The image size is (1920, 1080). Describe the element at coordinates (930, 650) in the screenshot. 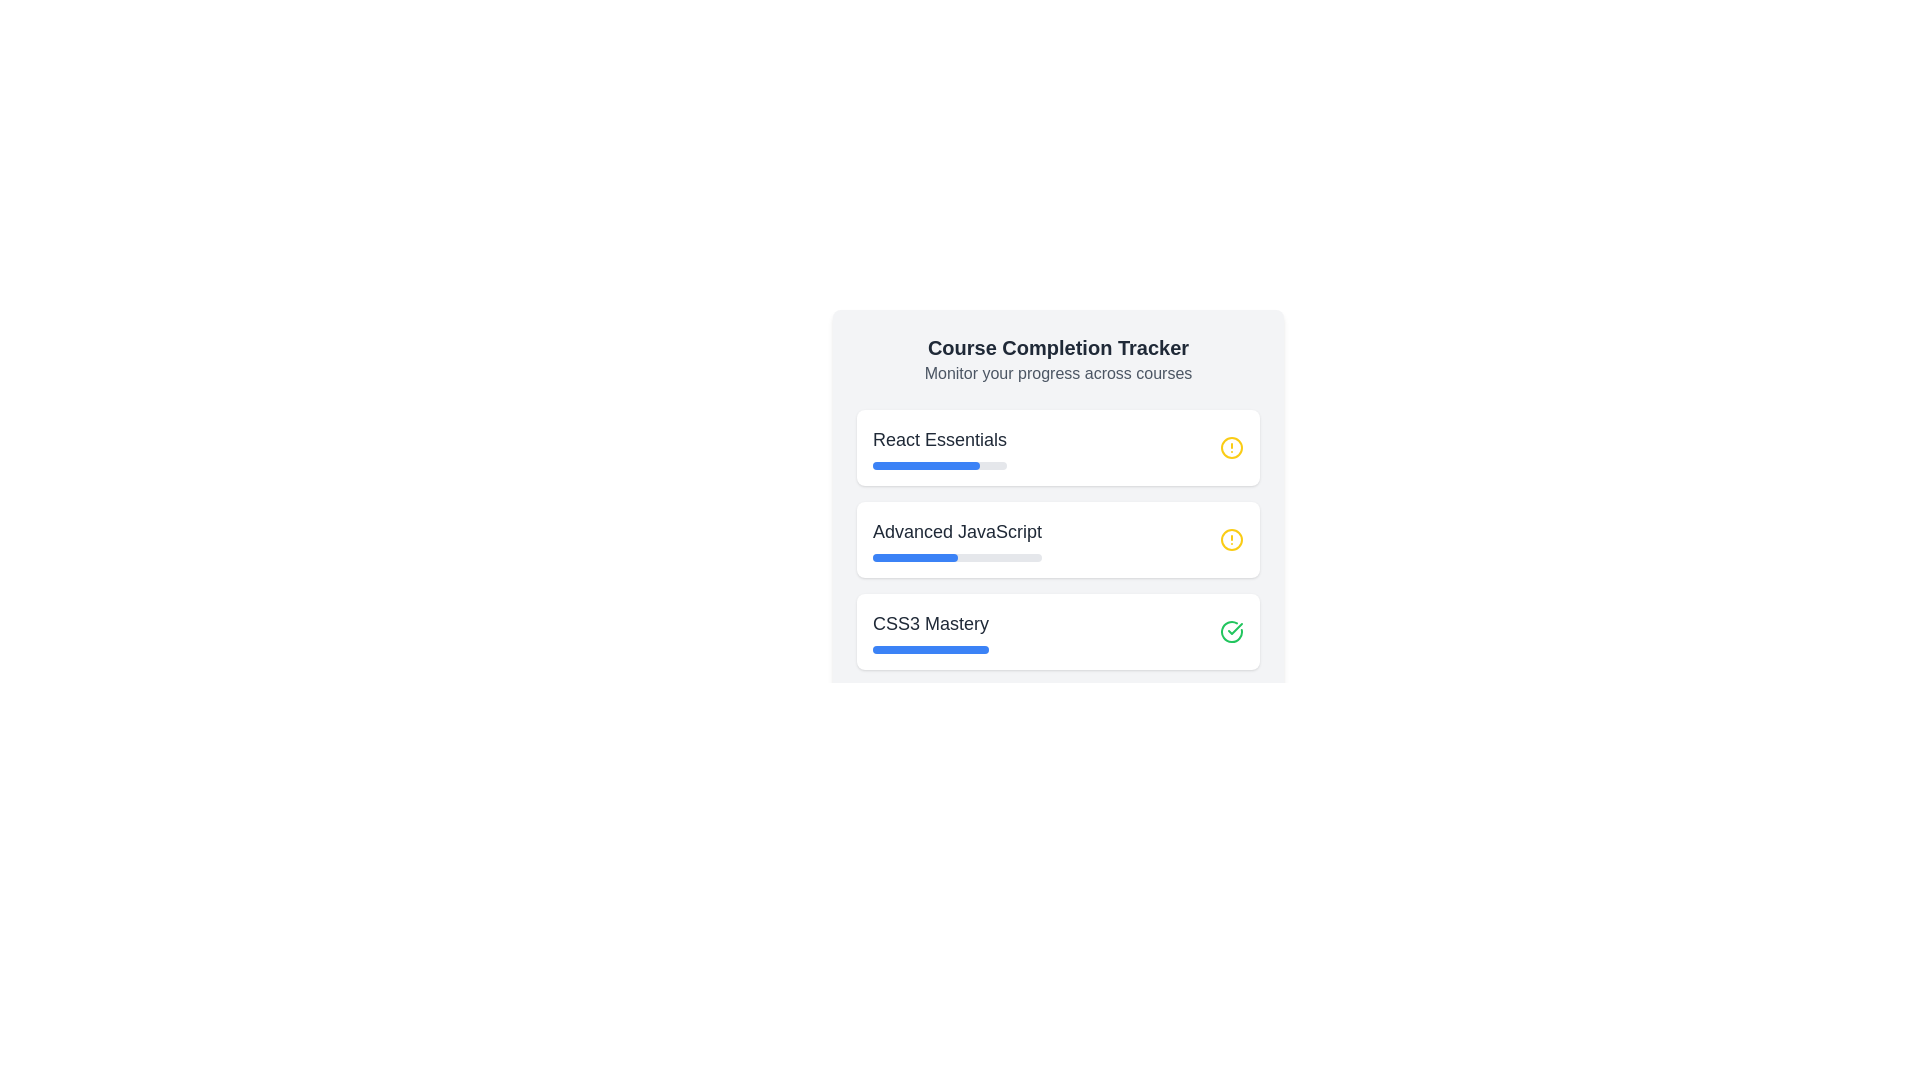

I see `current progress value of the progress bar for the 'CSS3 Mastery' course, which is located horizontally below the course title in the course progress card` at that location.